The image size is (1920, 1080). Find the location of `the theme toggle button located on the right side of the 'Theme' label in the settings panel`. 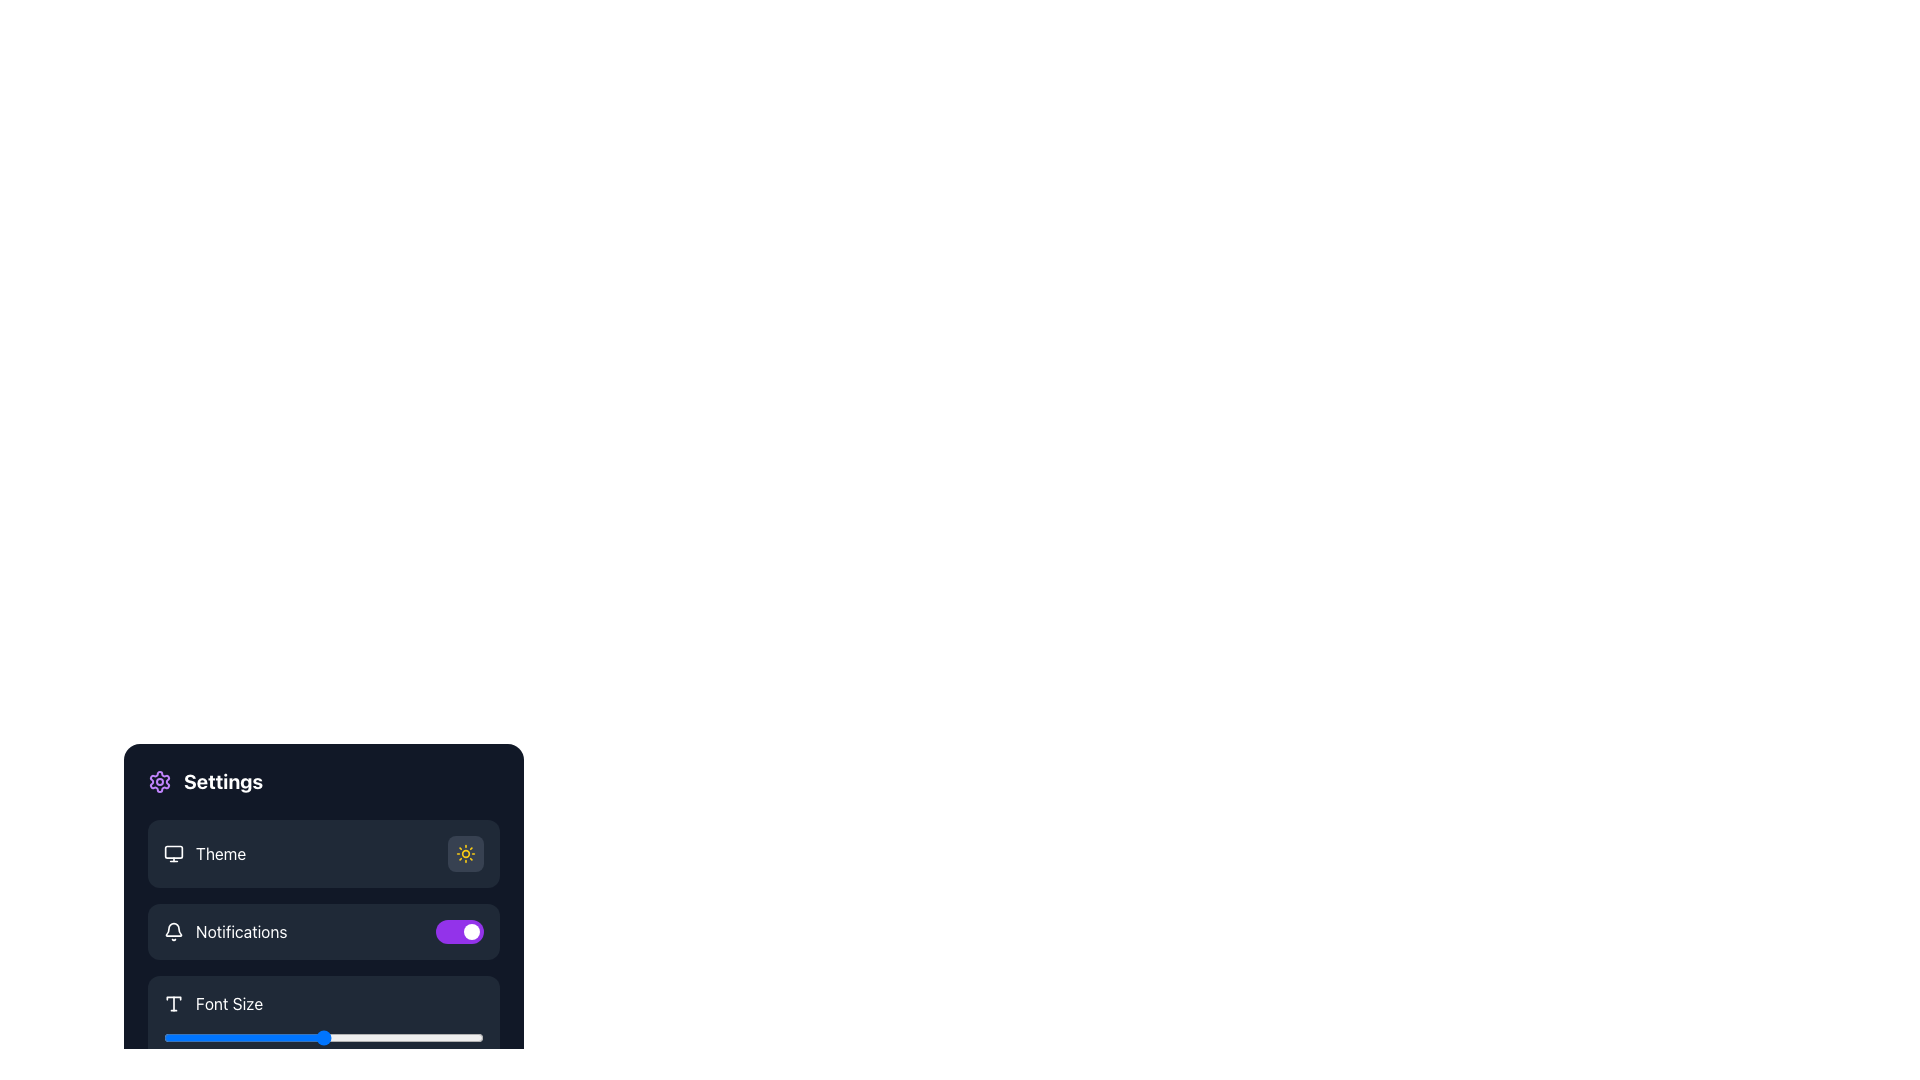

the theme toggle button located on the right side of the 'Theme' label in the settings panel is located at coordinates (464, 853).